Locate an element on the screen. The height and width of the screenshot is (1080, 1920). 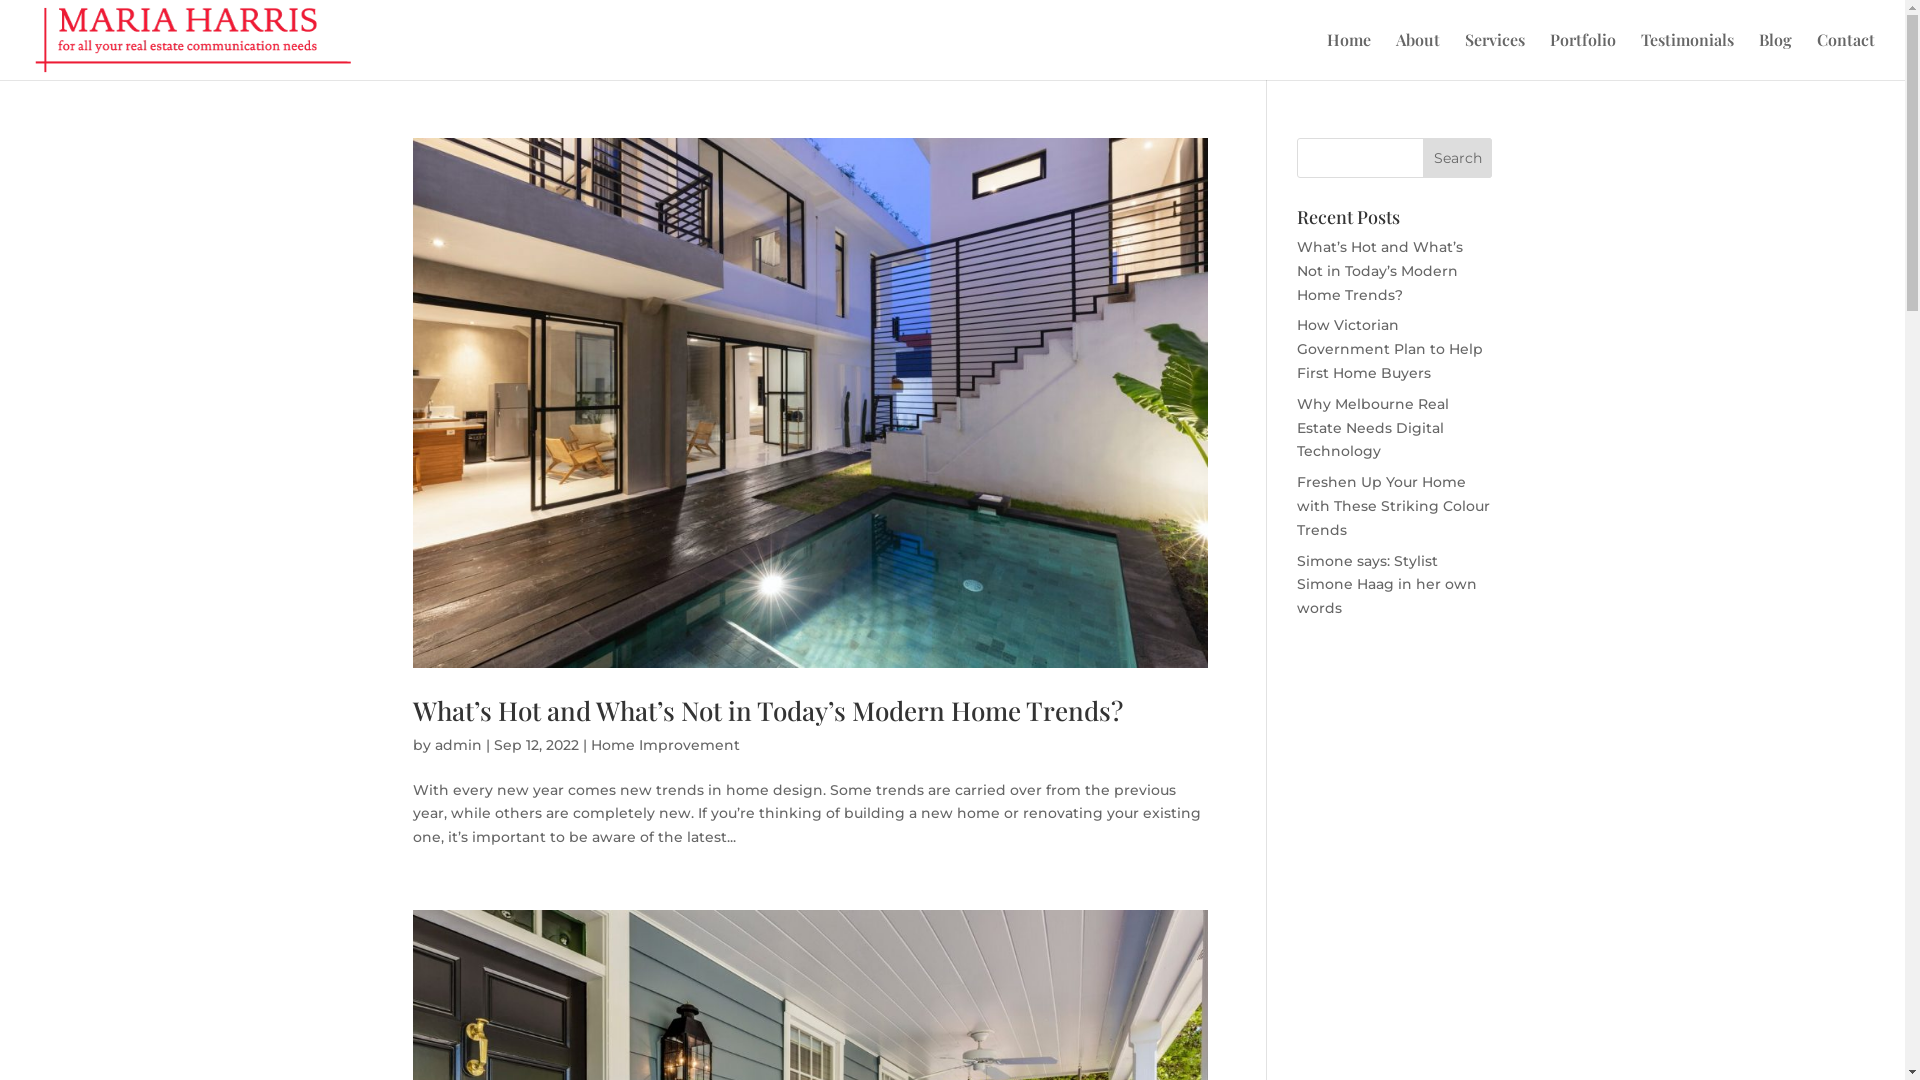
'Why Melbourne Real Estate Needs Digital Technology' is located at coordinates (1371, 427).